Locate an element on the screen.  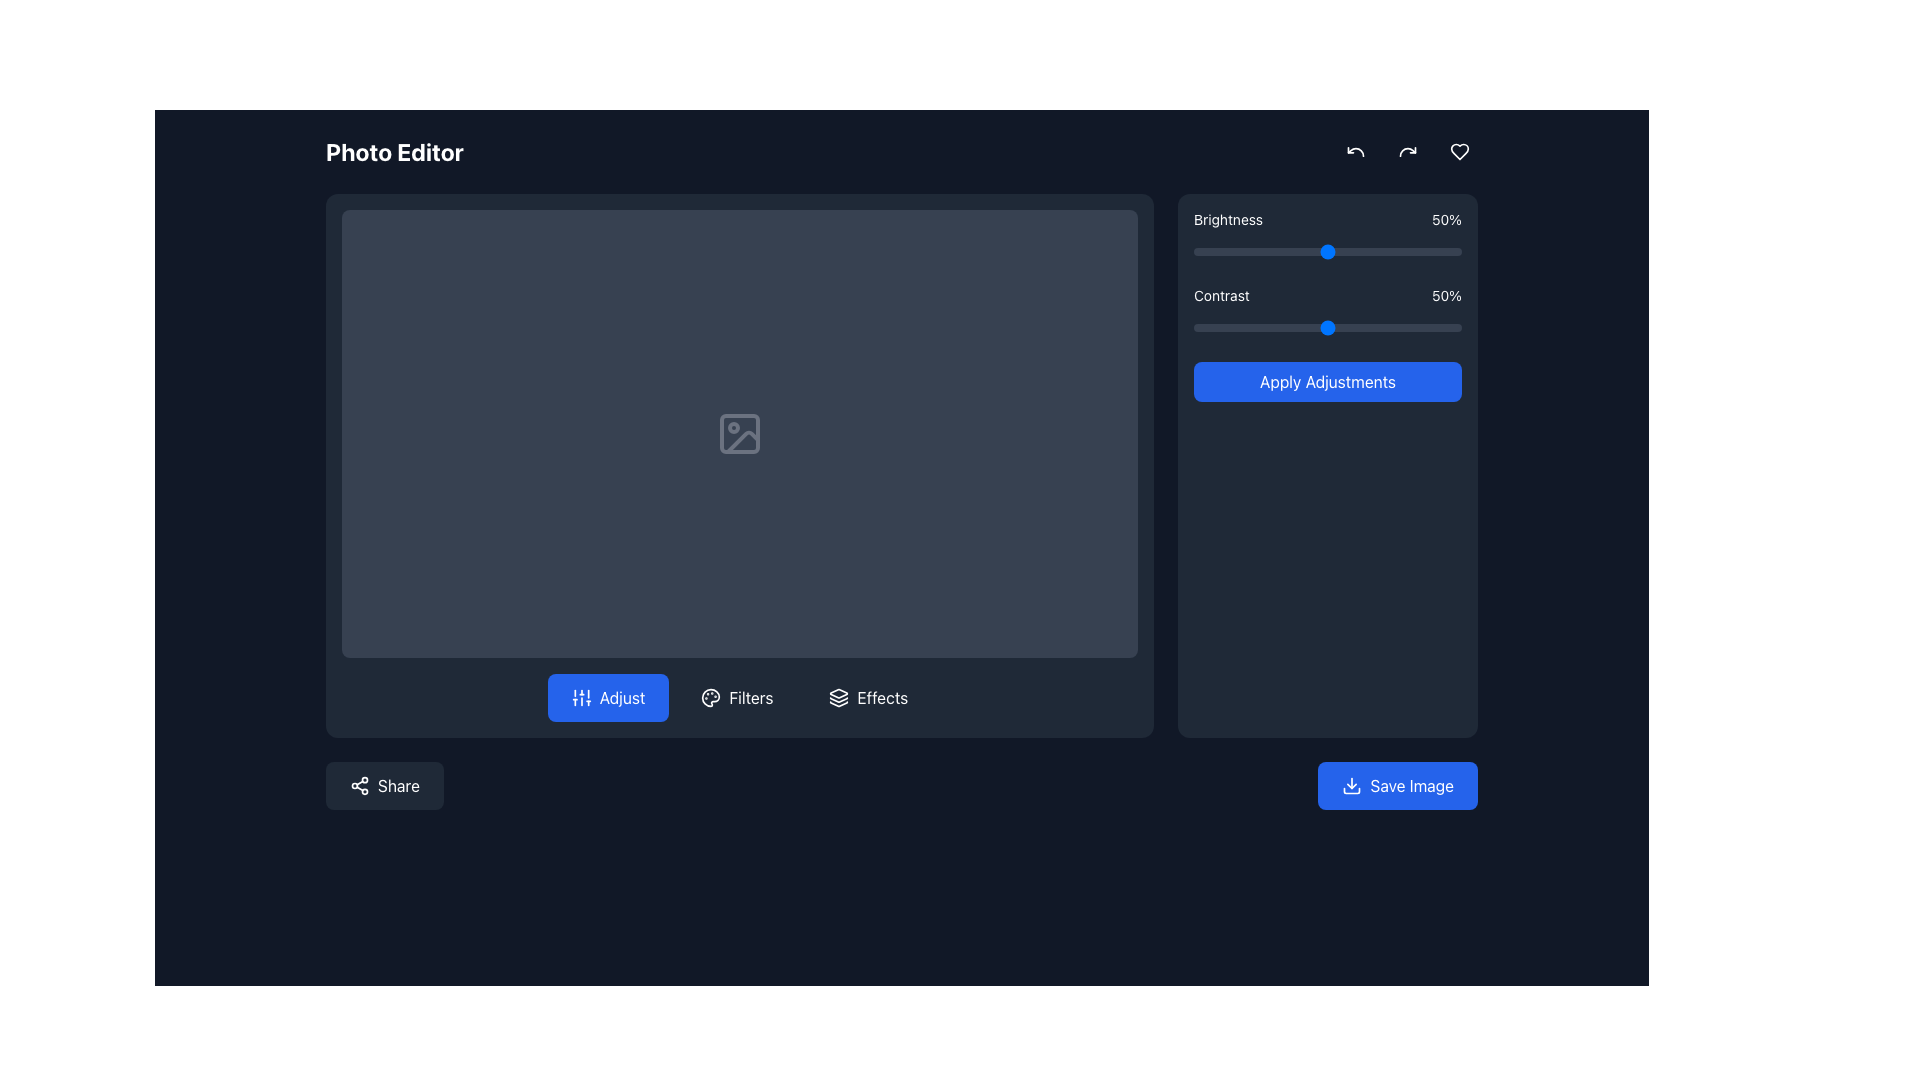
the 'Save Image' button located in the bottom-right corner of the application interface is located at coordinates (1397, 784).